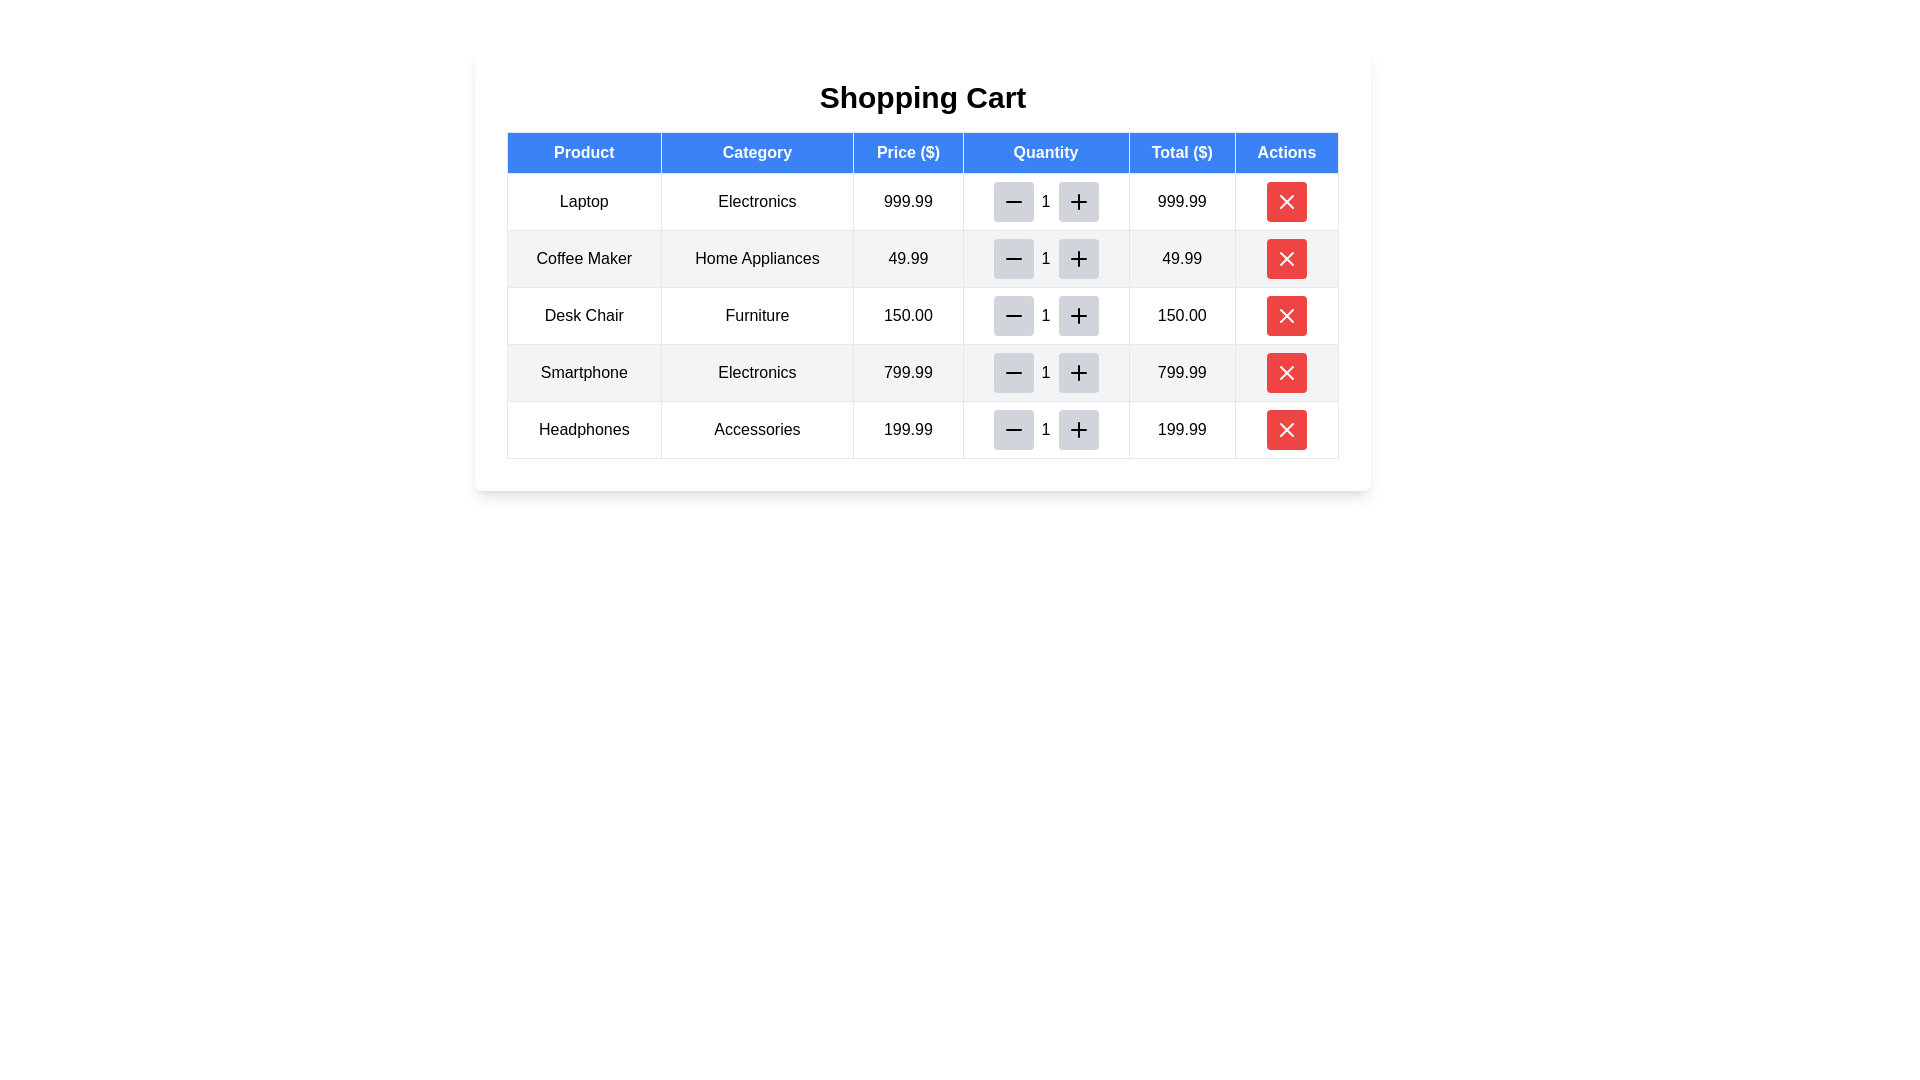  I want to click on the static text display showing the price for 'Headphones', located in the last row of the table under the 'Price ($)' column, so click(907, 428).